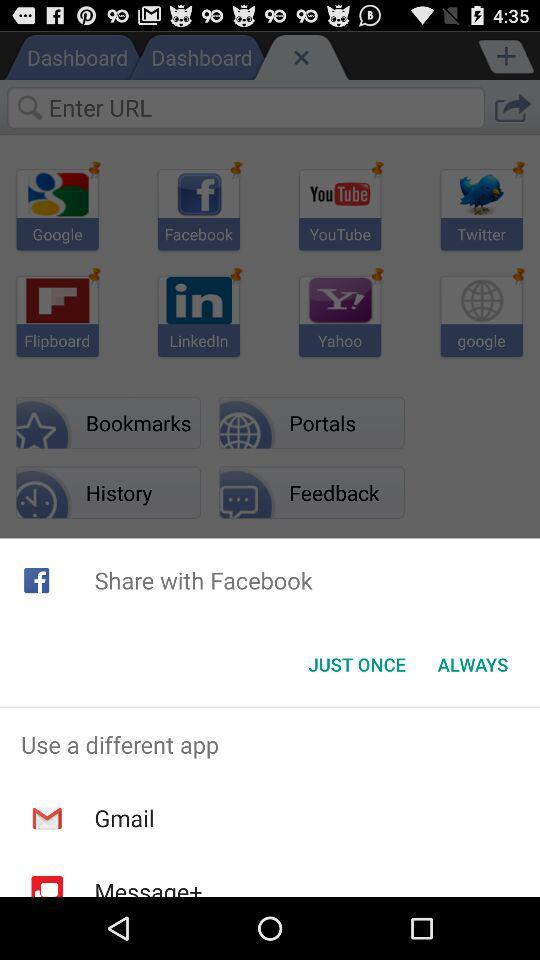 The image size is (540, 960). What do you see at coordinates (270, 743) in the screenshot?
I see `the use a different app` at bounding box center [270, 743].